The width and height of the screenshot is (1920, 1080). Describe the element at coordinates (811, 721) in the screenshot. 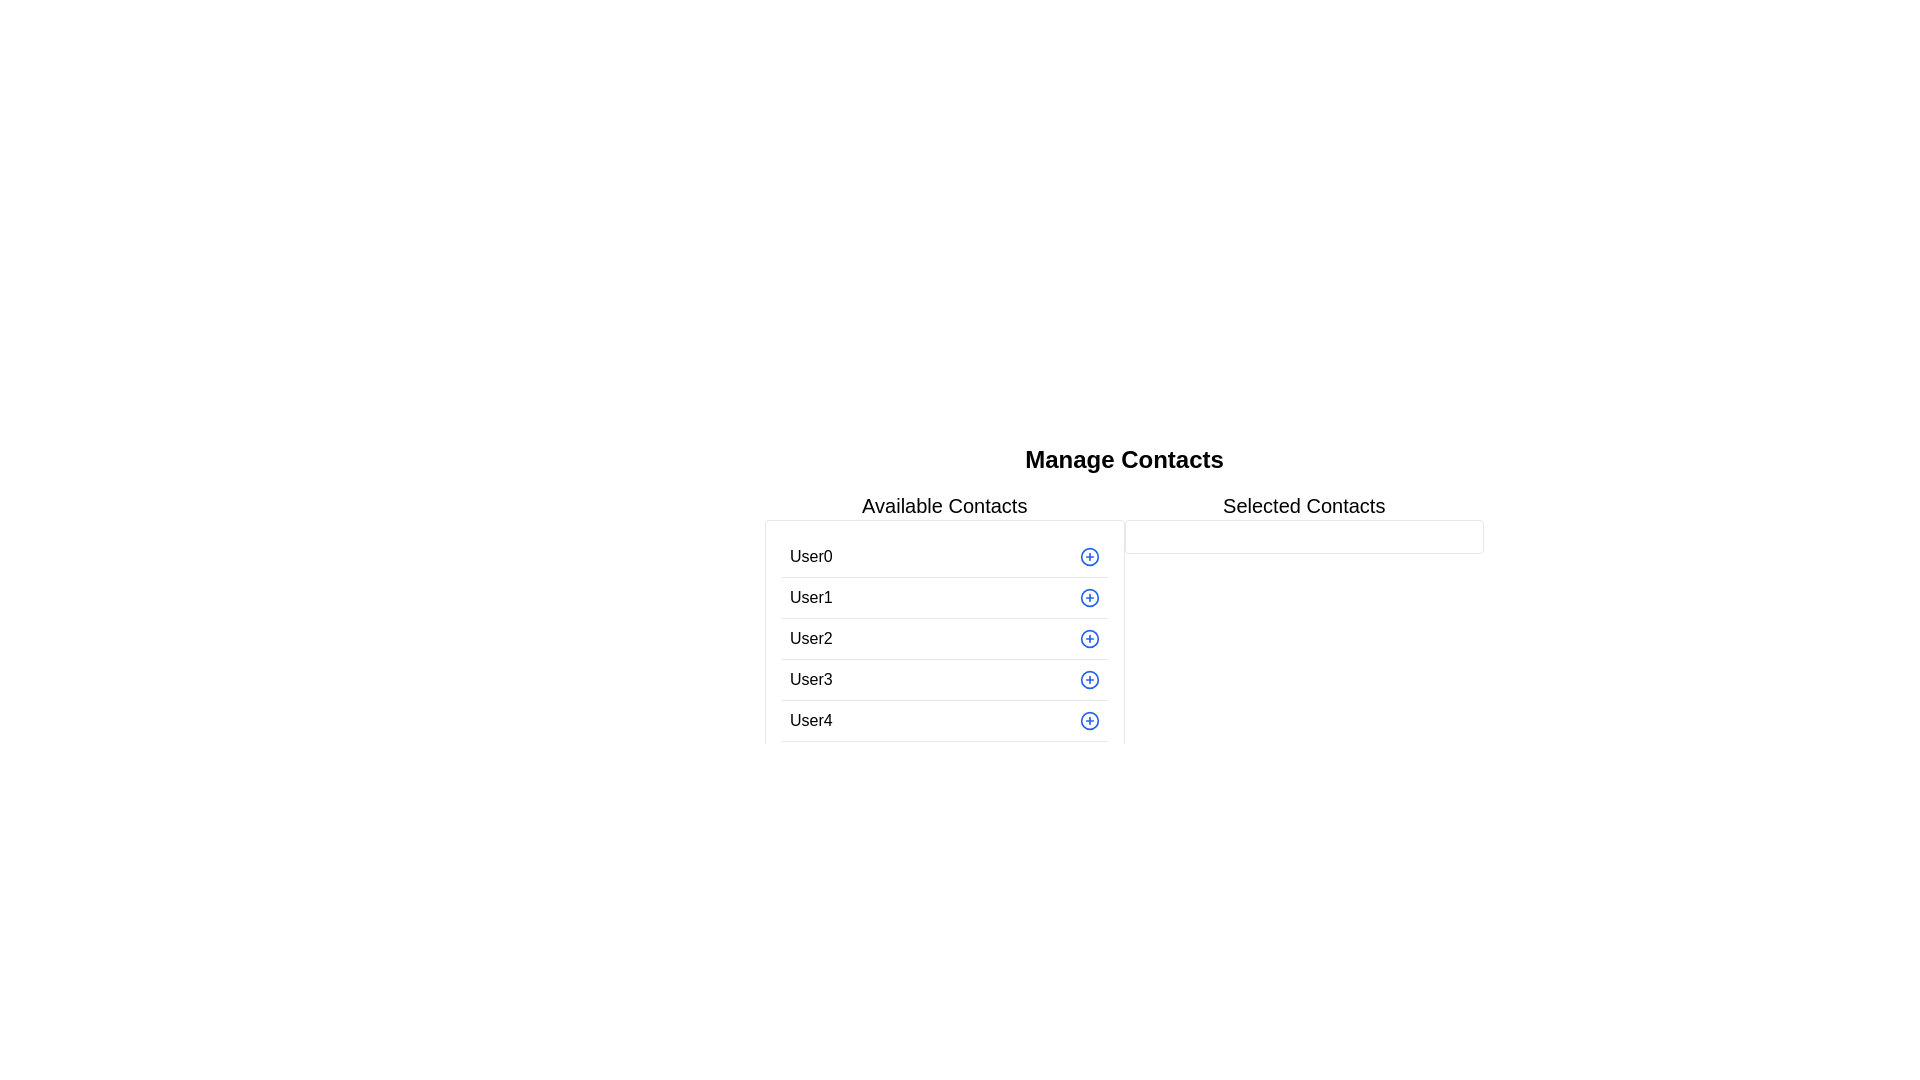

I see `the static text label identifying the contact named 'User4' in the 'Available Contacts' section` at that location.